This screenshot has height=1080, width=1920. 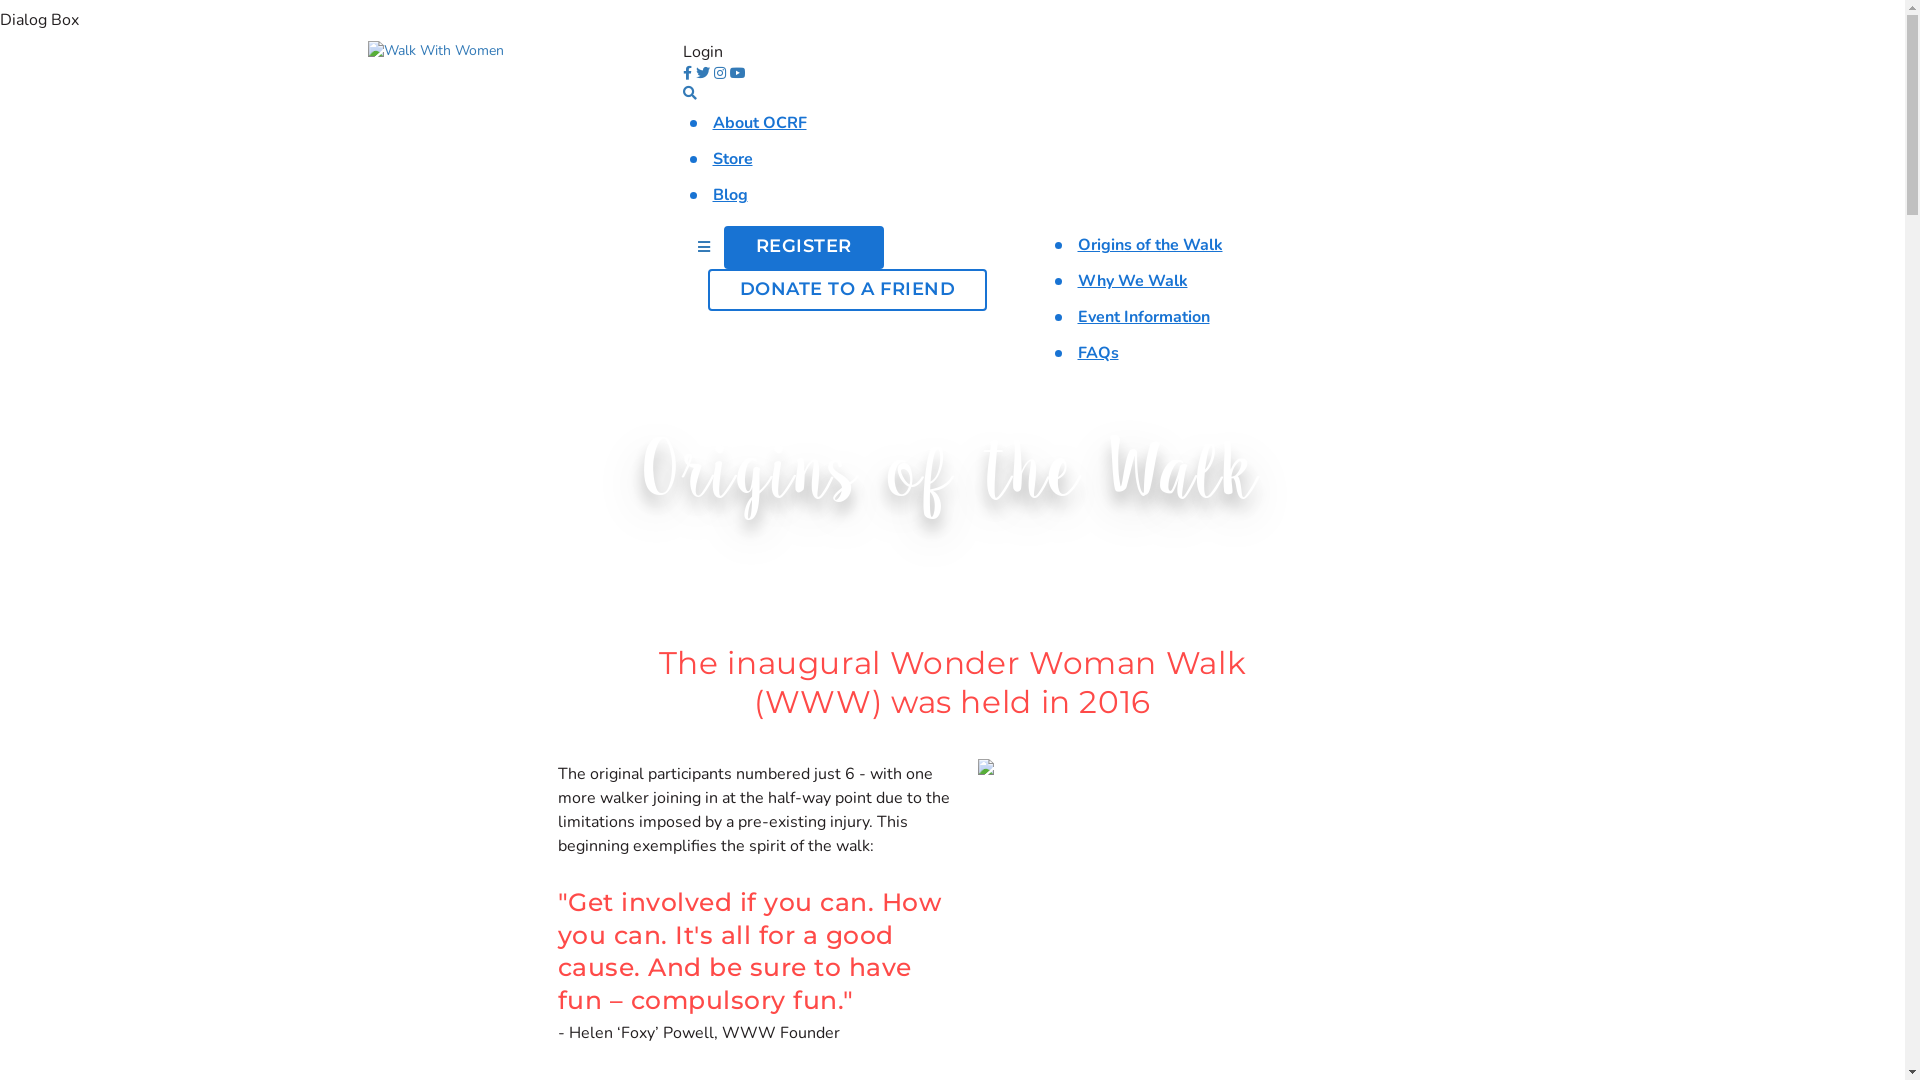 What do you see at coordinates (1143, 315) in the screenshot?
I see `'Event Information'` at bounding box center [1143, 315].